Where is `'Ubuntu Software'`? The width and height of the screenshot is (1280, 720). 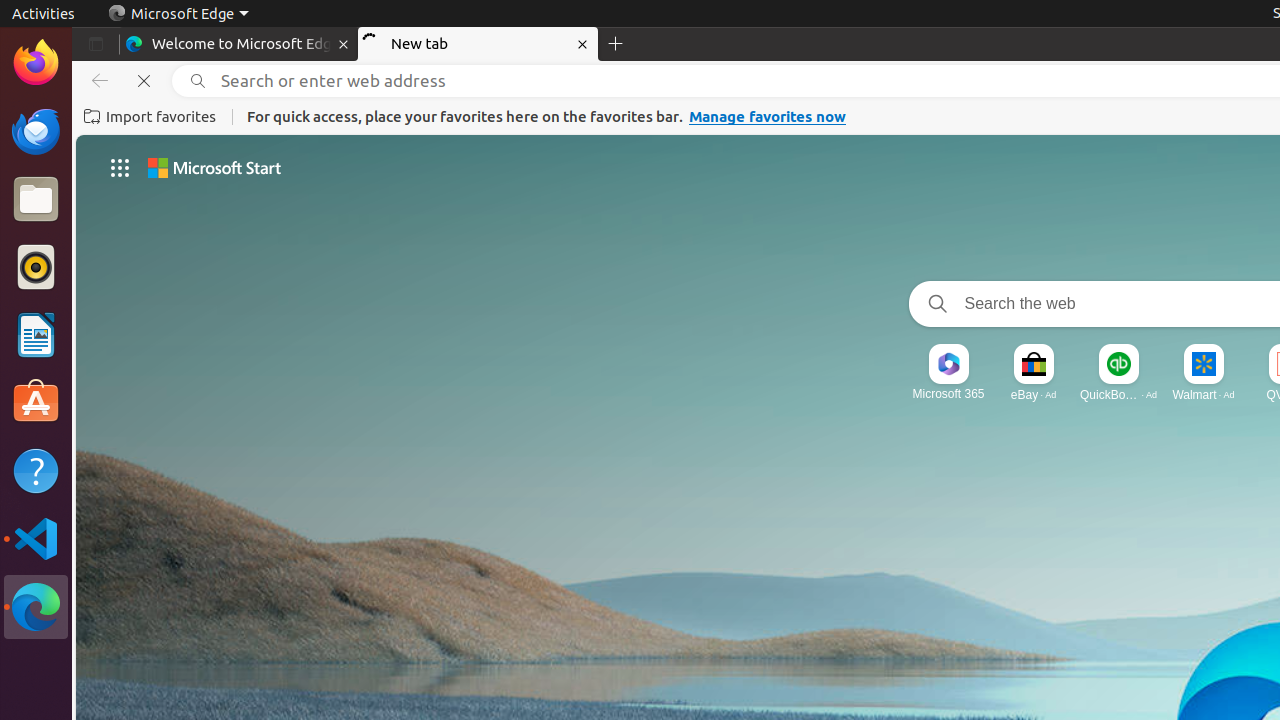
'Ubuntu Software' is located at coordinates (35, 403).